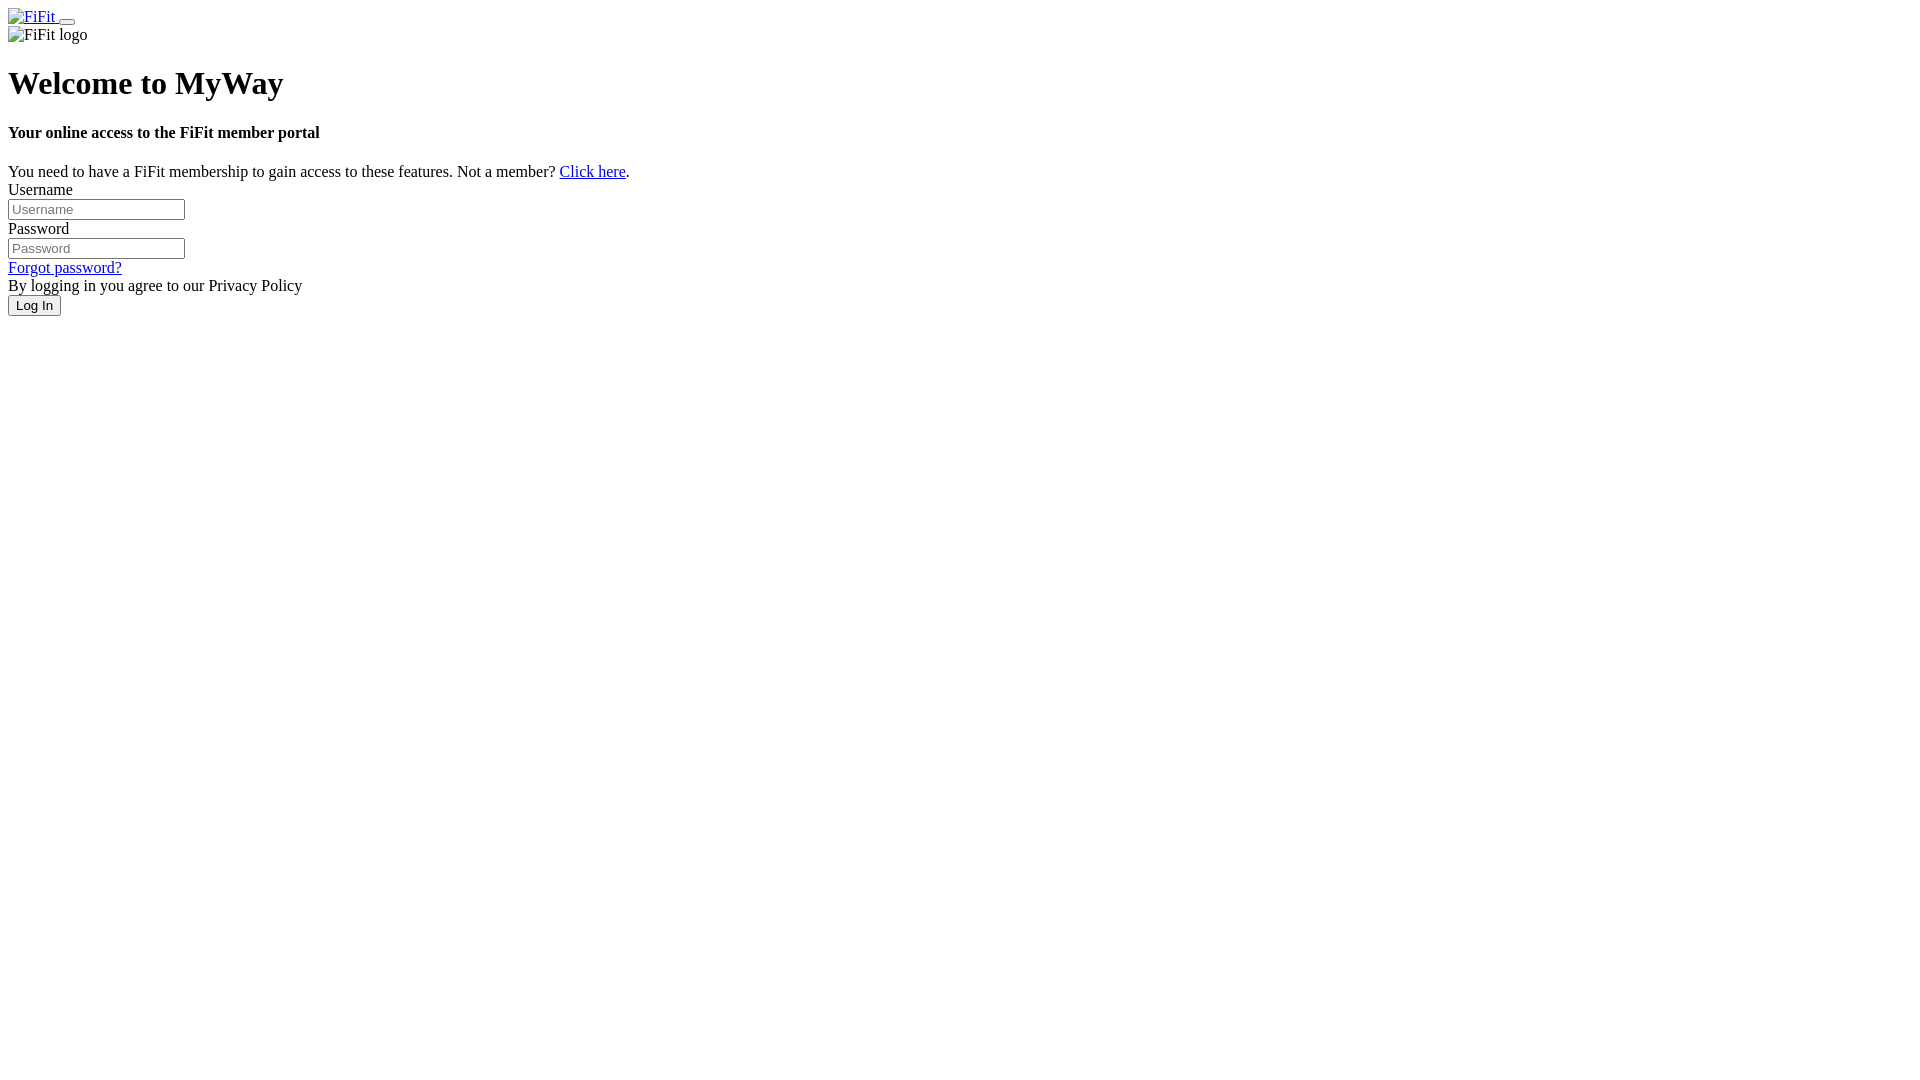 The image size is (1920, 1080). Describe the element at coordinates (592, 170) in the screenshot. I see `'Click here'` at that location.